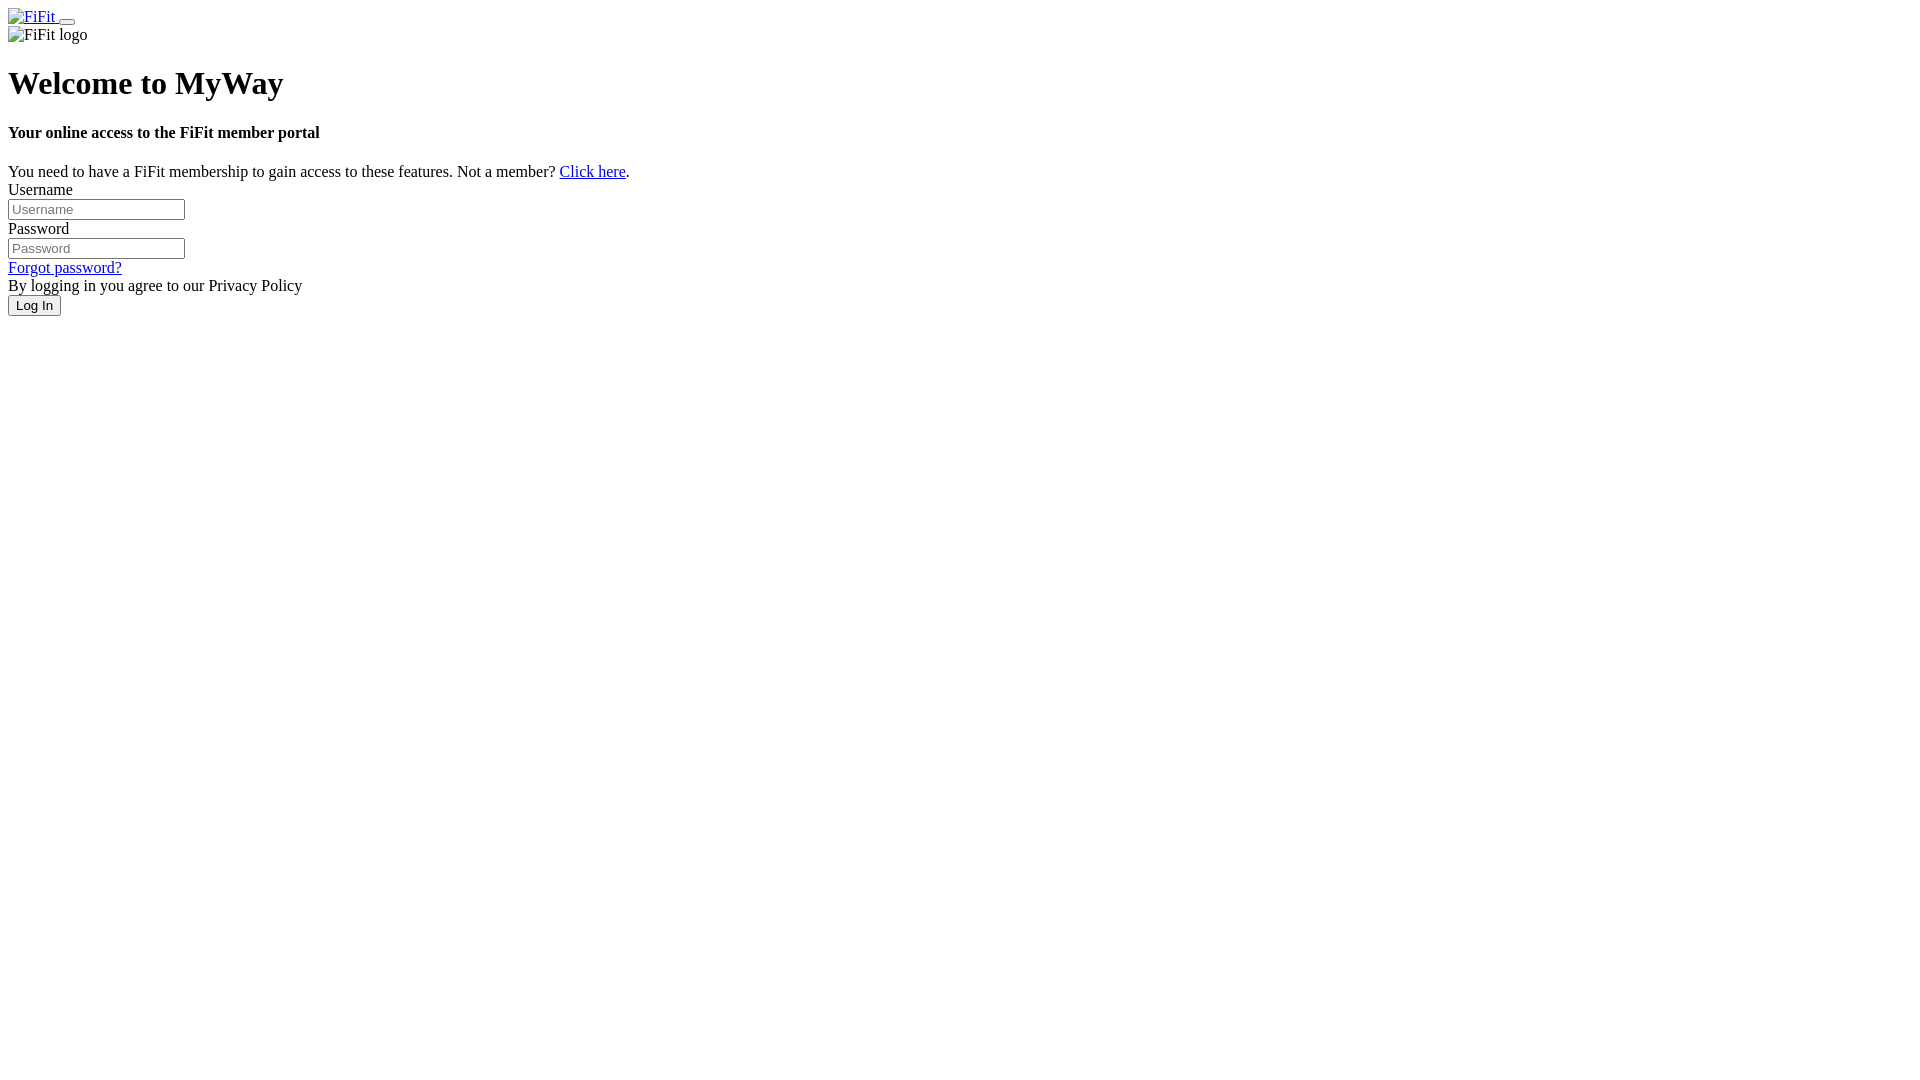 The image size is (1920, 1080). Describe the element at coordinates (592, 170) in the screenshot. I see `'Click here'` at that location.